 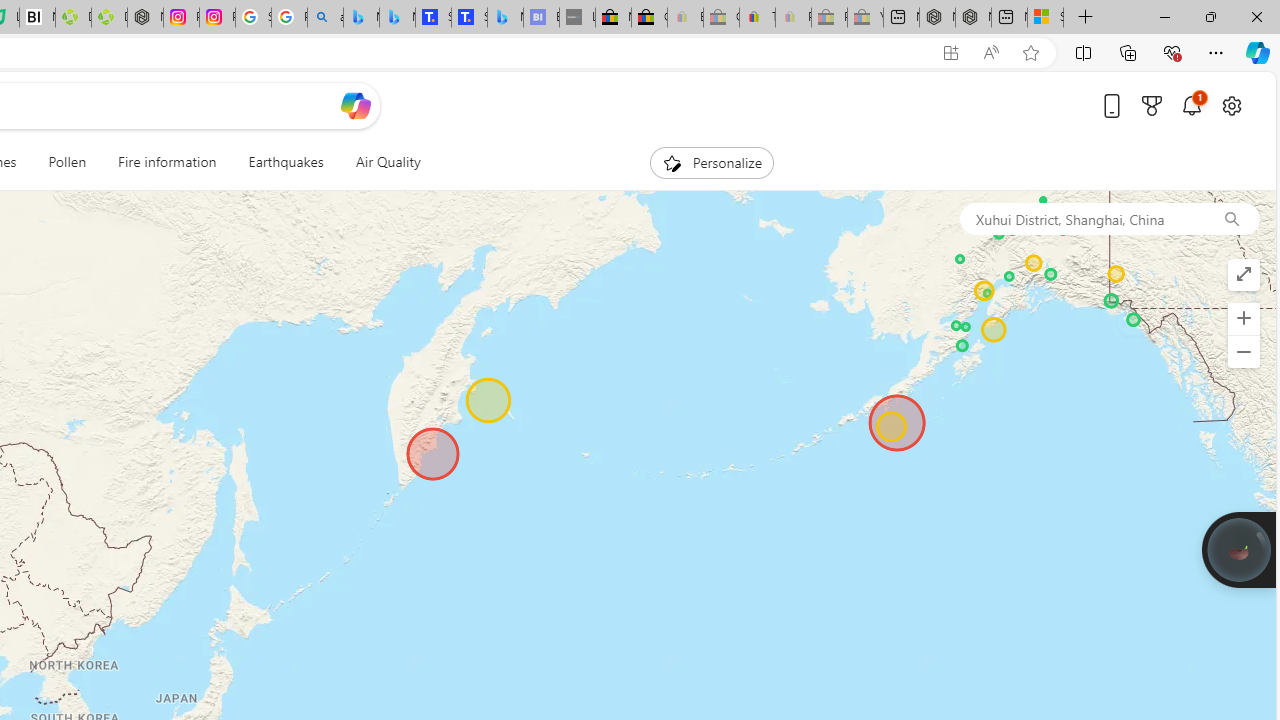 What do you see at coordinates (167, 162) in the screenshot?
I see `'Fire information'` at bounding box center [167, 162].